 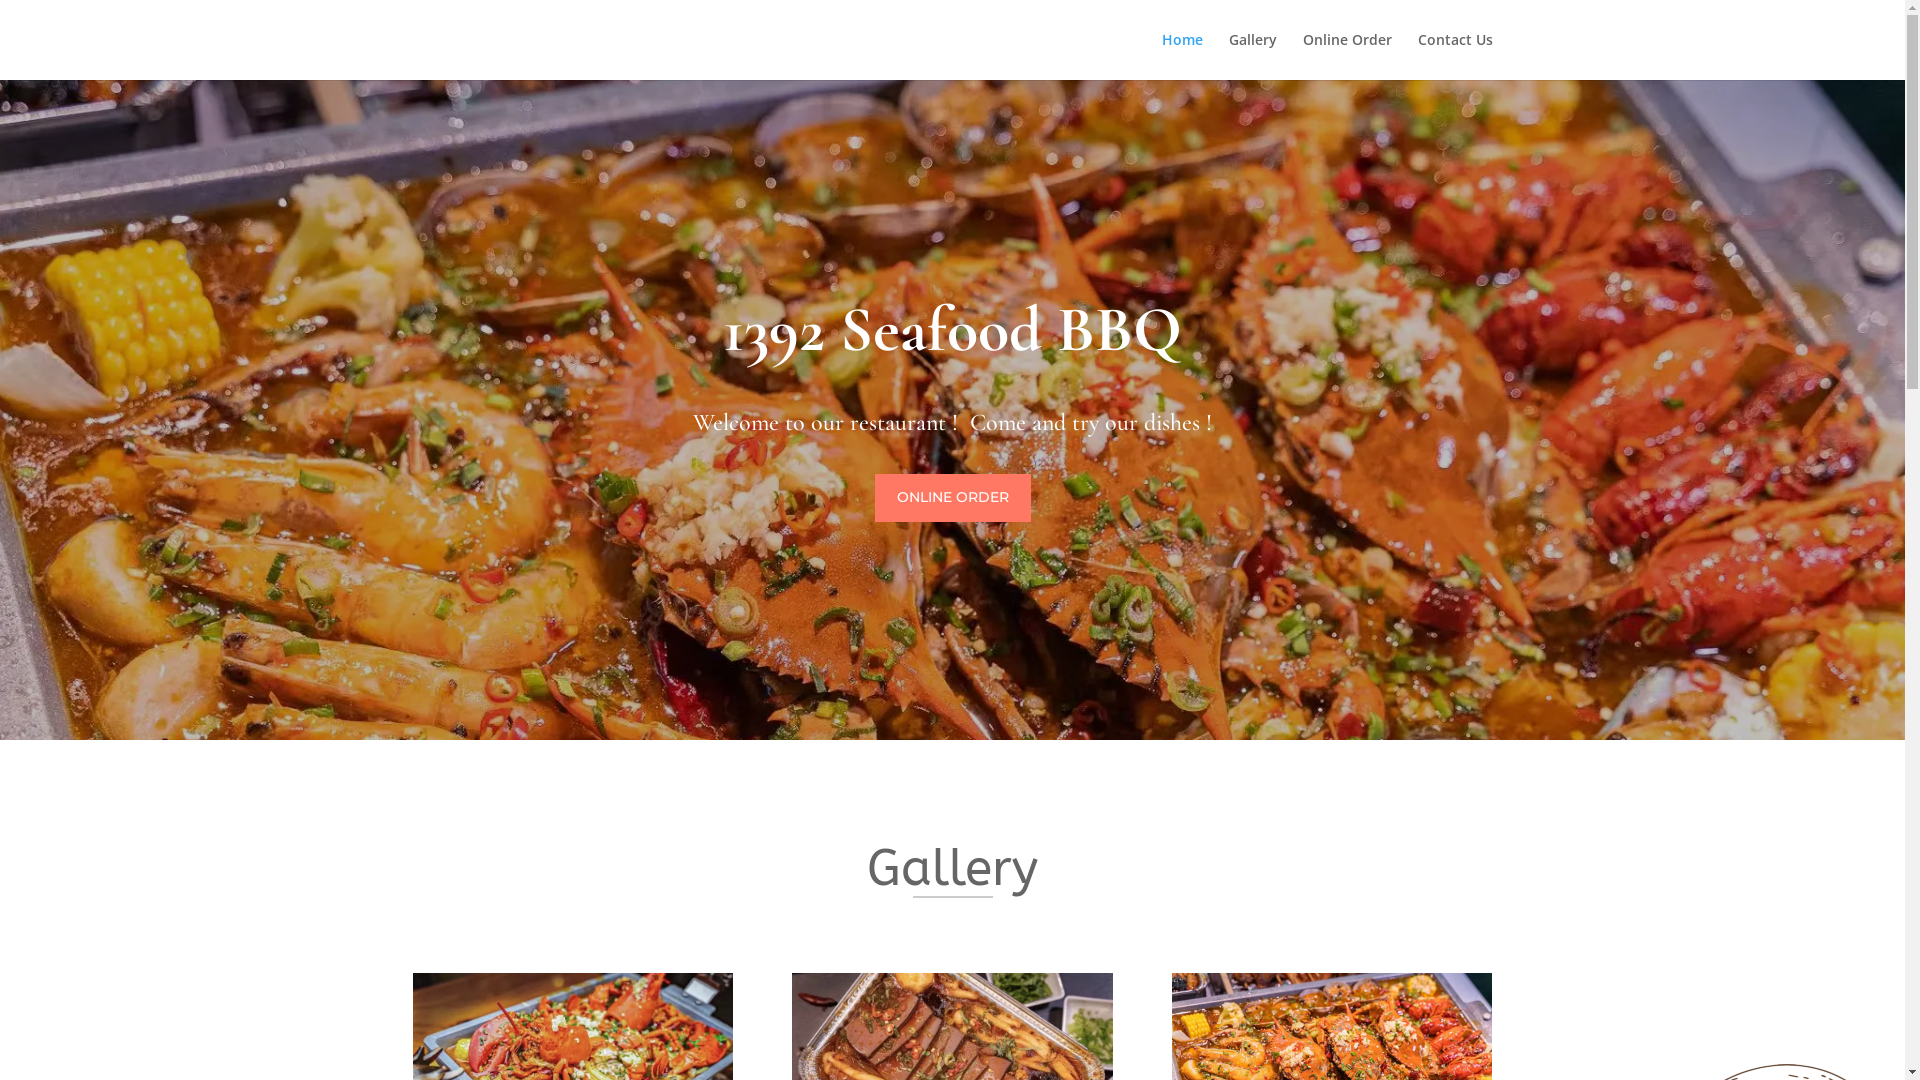 What do you see at coordinates (1455, 55) in the screenshot?
I see `'Contact Us'` at bounding box center [1455, 55].